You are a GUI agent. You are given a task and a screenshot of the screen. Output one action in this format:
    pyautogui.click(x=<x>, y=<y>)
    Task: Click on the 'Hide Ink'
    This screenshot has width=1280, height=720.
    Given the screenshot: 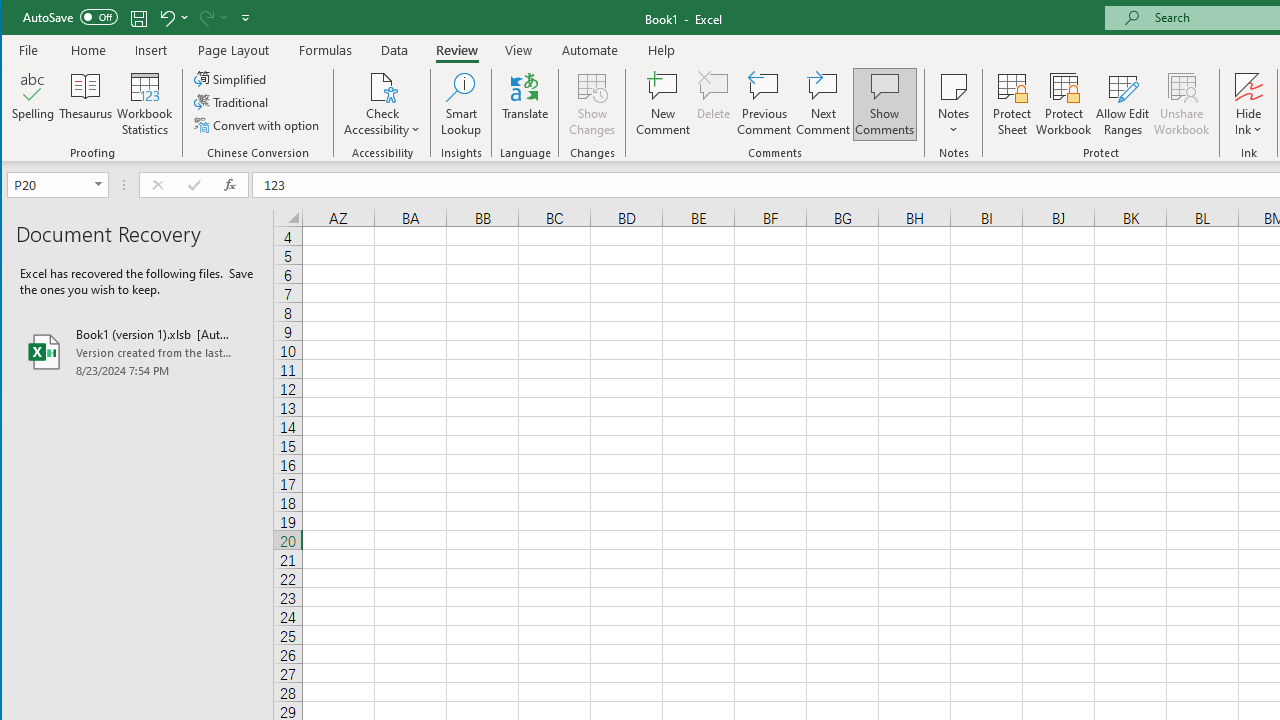 What is the action you would take?
    pyautogui.click(x=1247, y=104)
    